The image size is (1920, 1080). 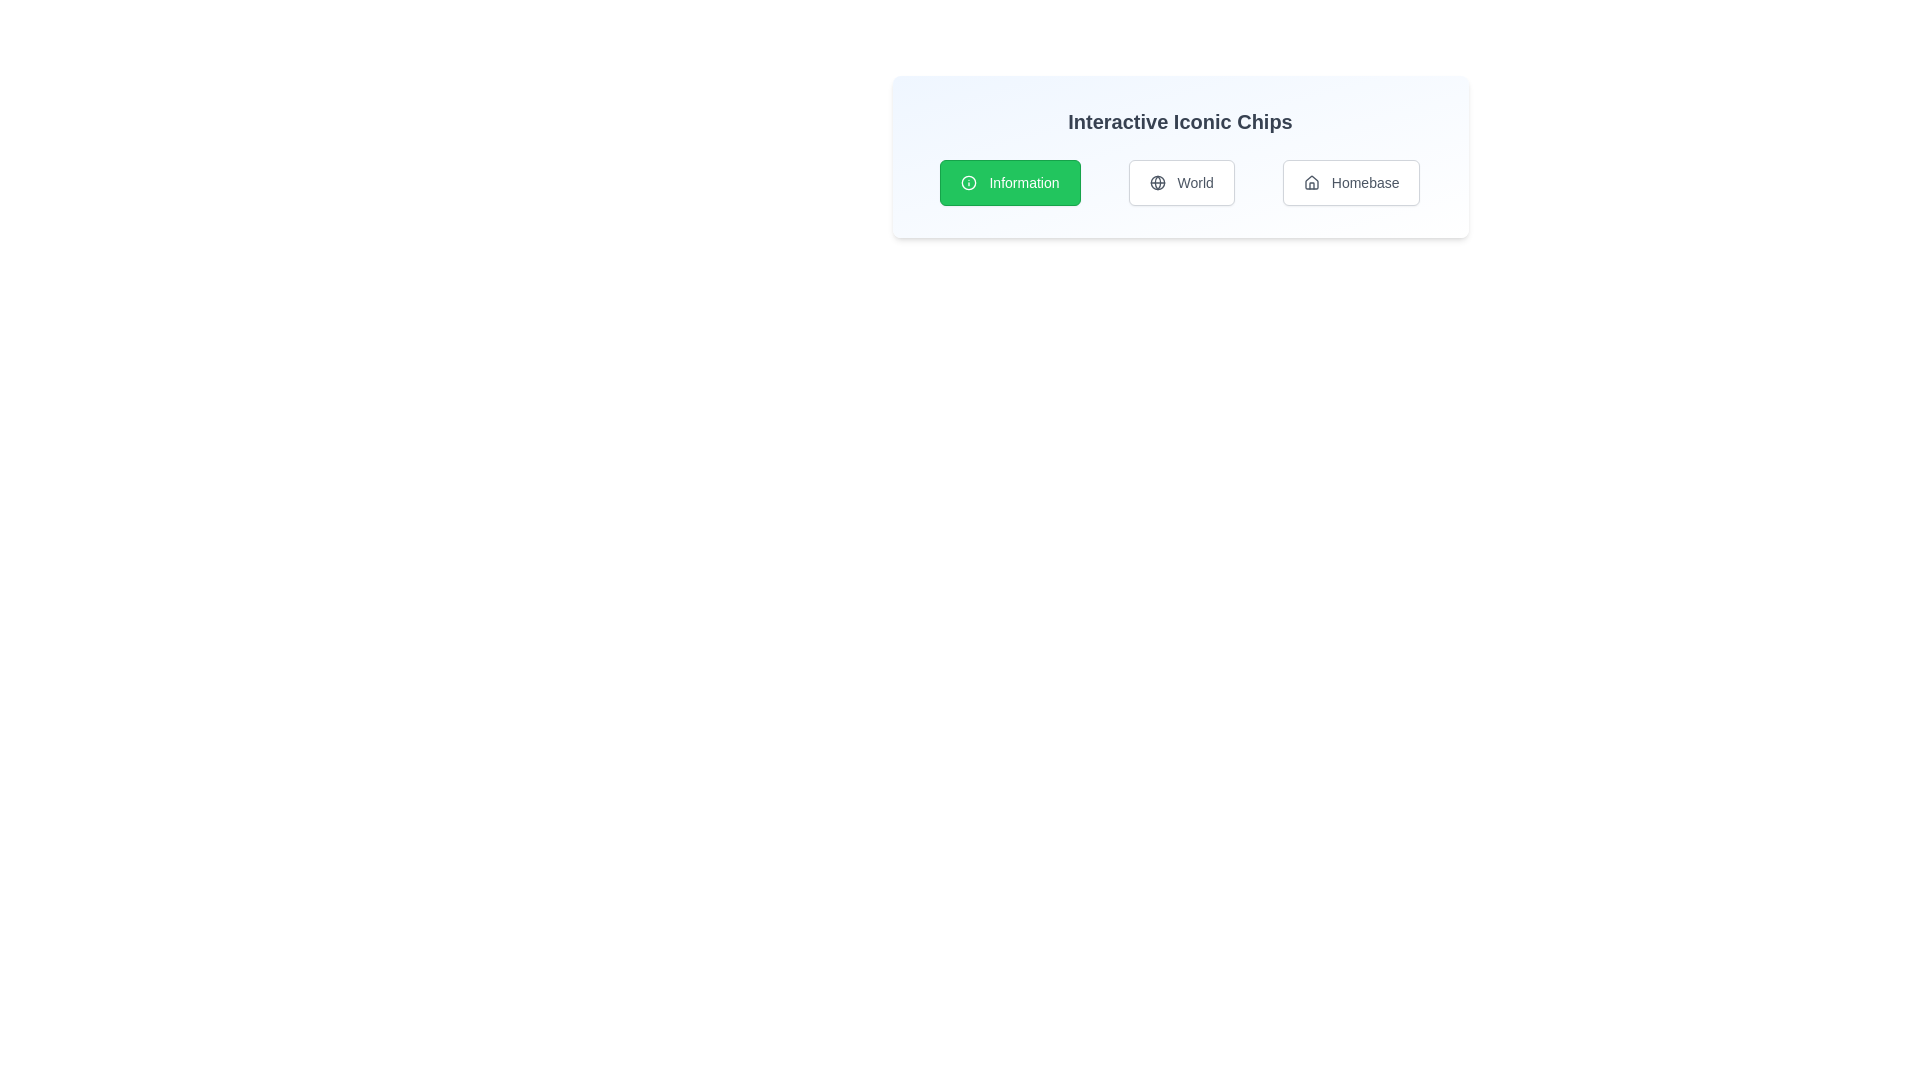 What do you see at coordinates (1010, 182) in the screenshot?
I see `the chip labeled Information` at bounding box center [1010, 182].